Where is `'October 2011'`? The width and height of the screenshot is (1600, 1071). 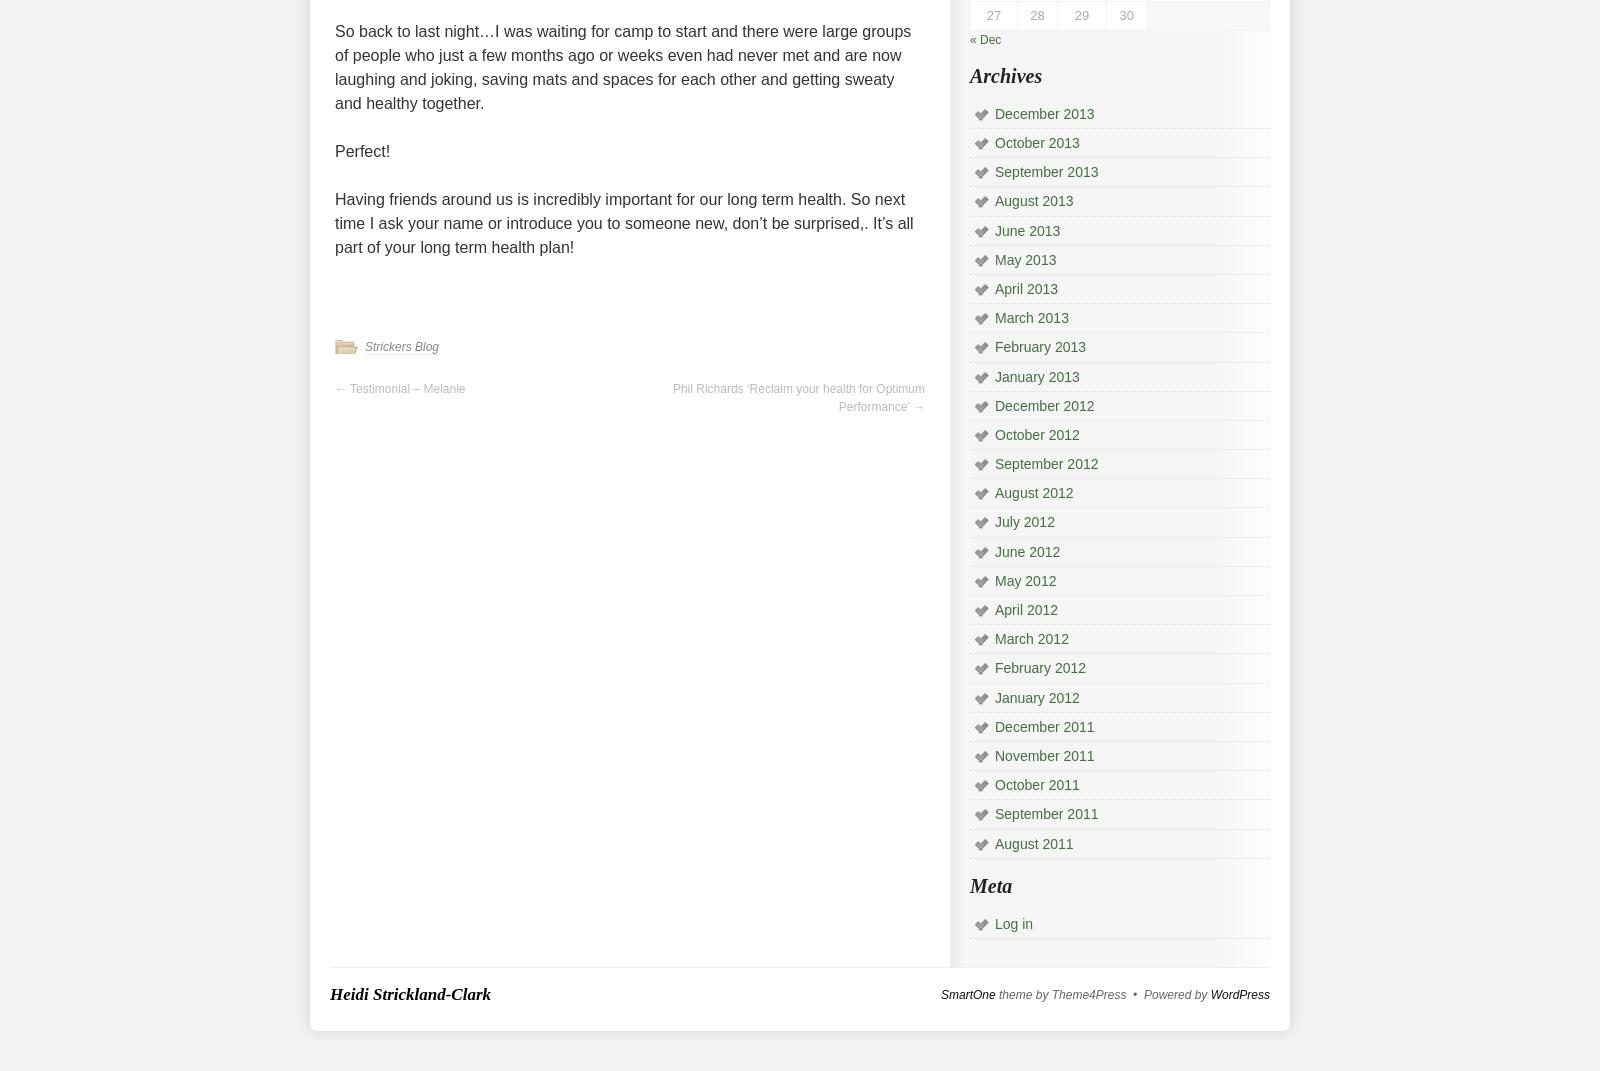
'October 2011' is located at coordinates (1036, 784).